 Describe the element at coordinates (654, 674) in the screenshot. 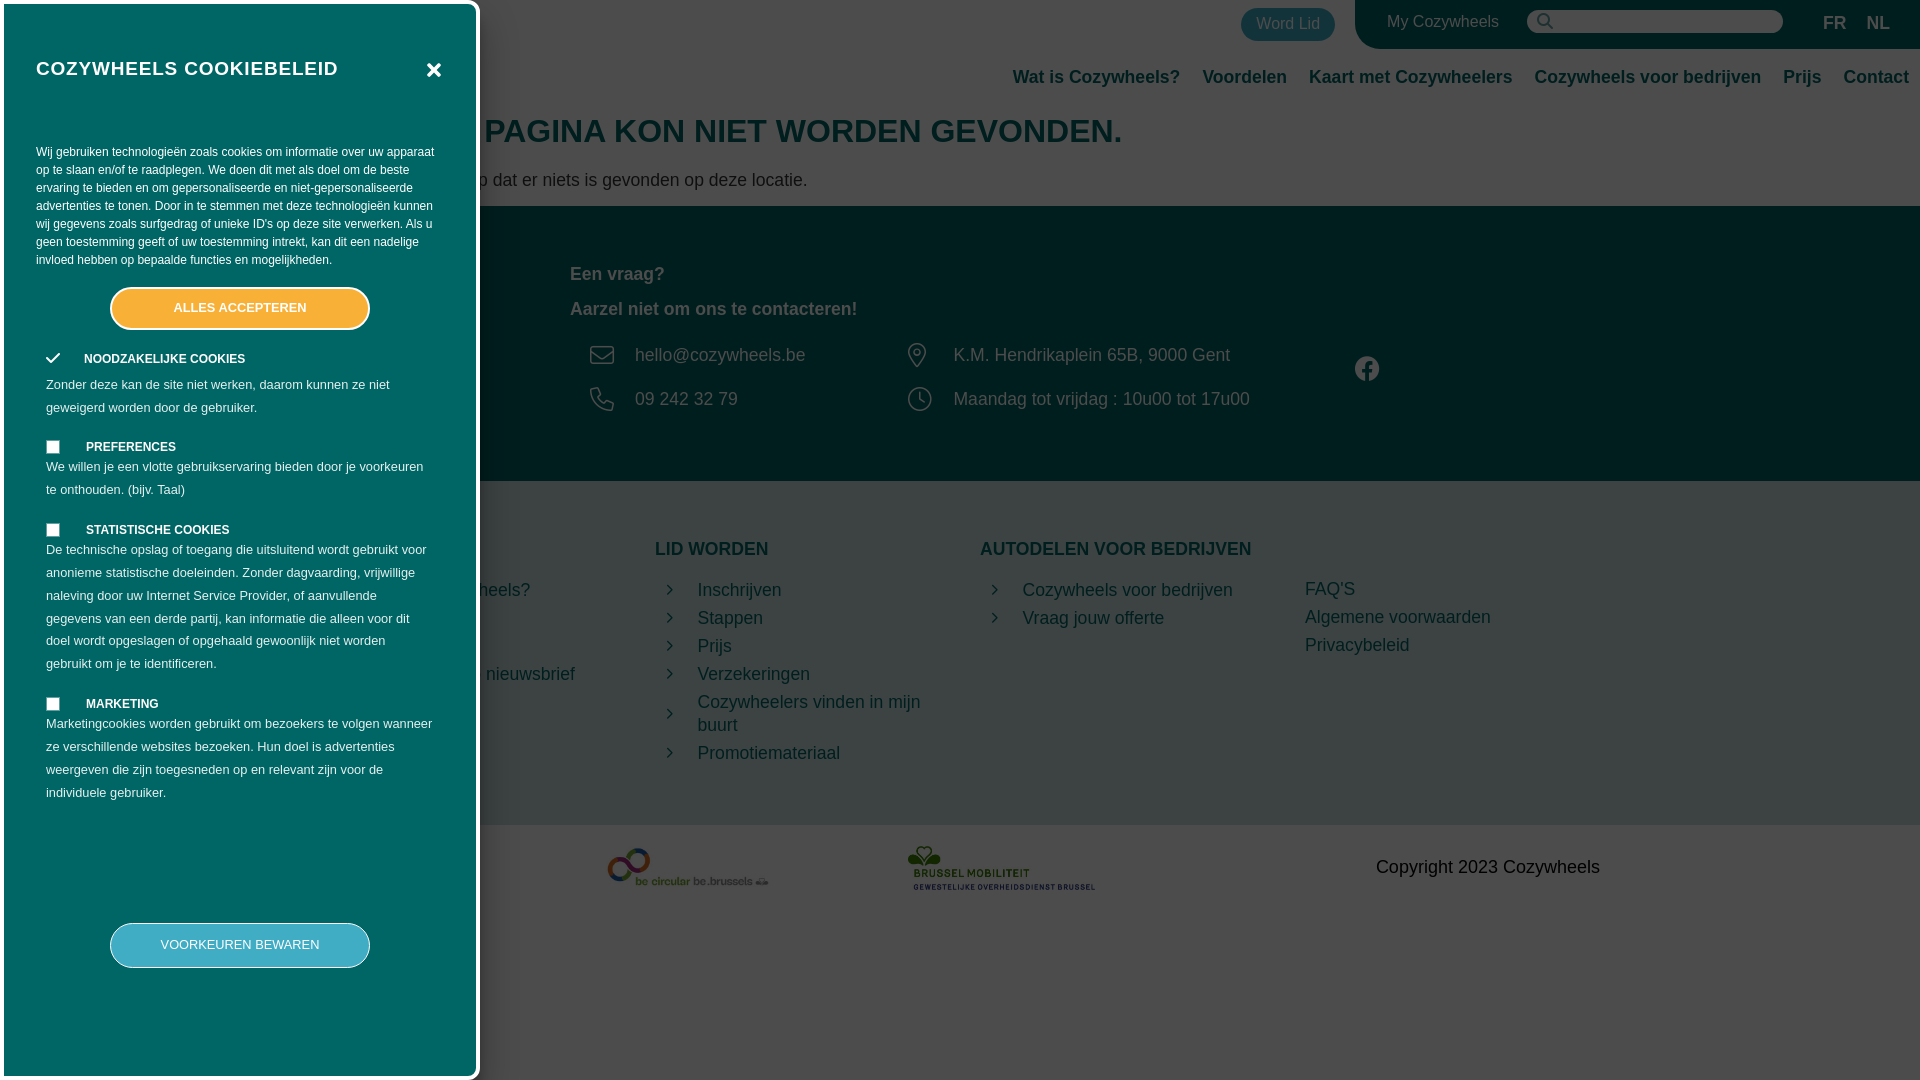

I see `'Verzekeringen'` at that location.